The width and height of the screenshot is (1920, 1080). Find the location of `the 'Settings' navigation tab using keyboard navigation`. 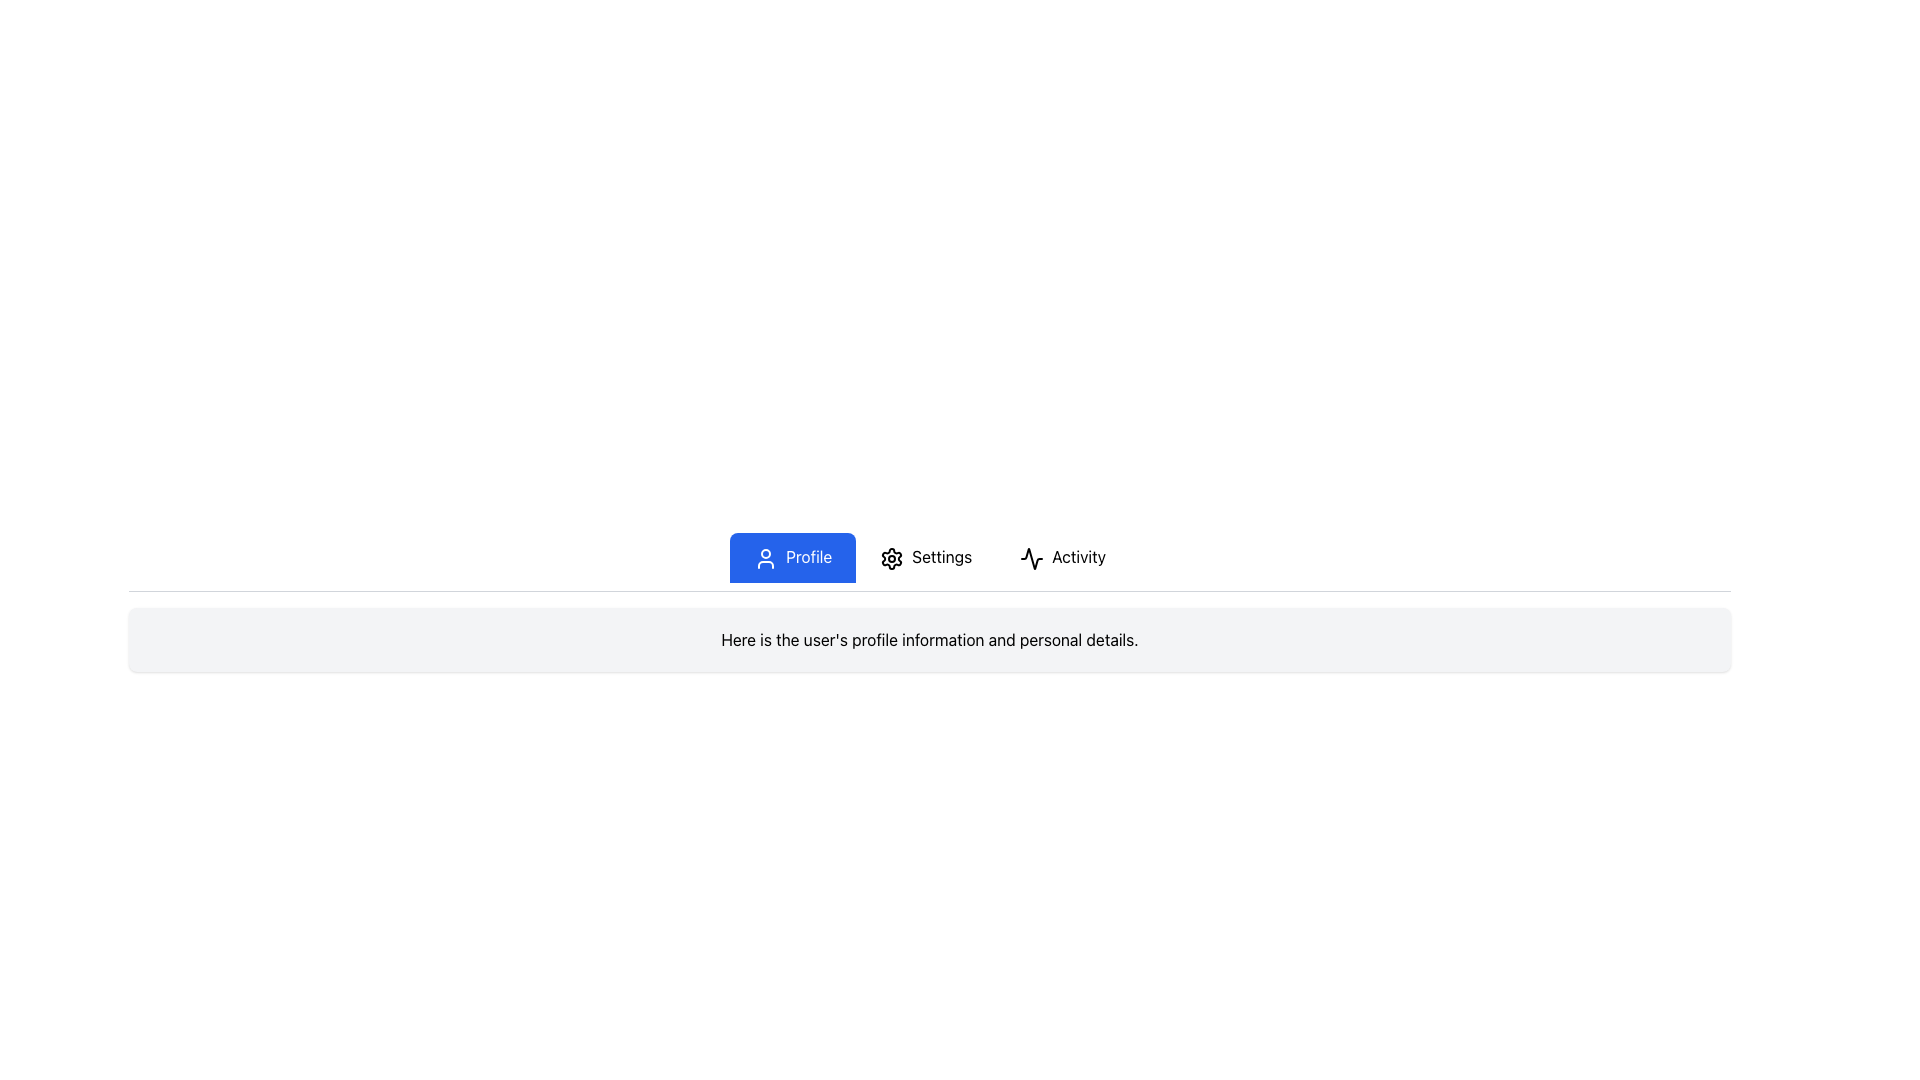

the 'Settings' navigation tab using keyboard navigation is located at coordinates (925, 557).